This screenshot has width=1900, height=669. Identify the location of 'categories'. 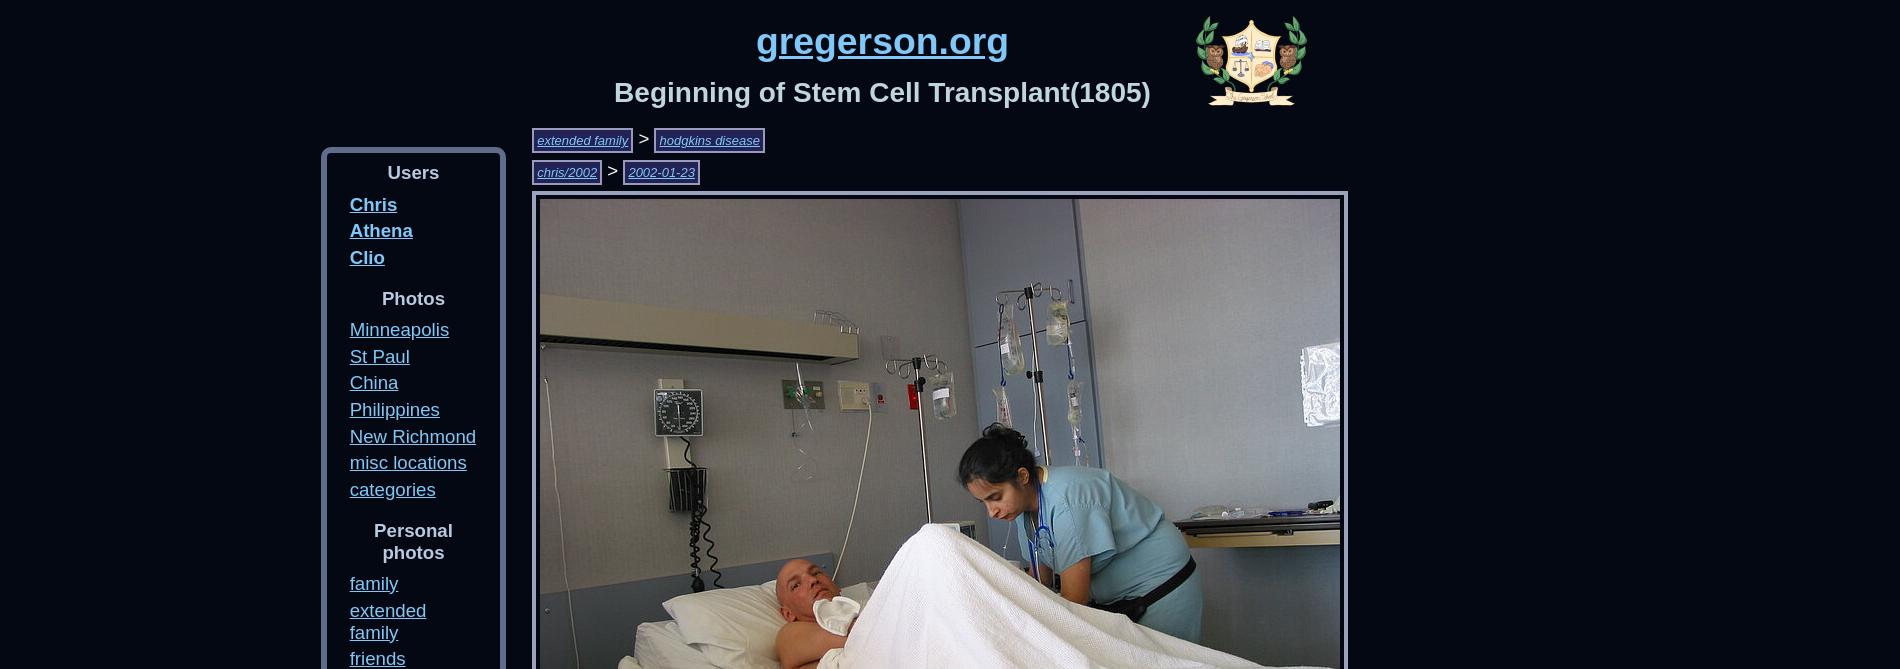
(390, 488).